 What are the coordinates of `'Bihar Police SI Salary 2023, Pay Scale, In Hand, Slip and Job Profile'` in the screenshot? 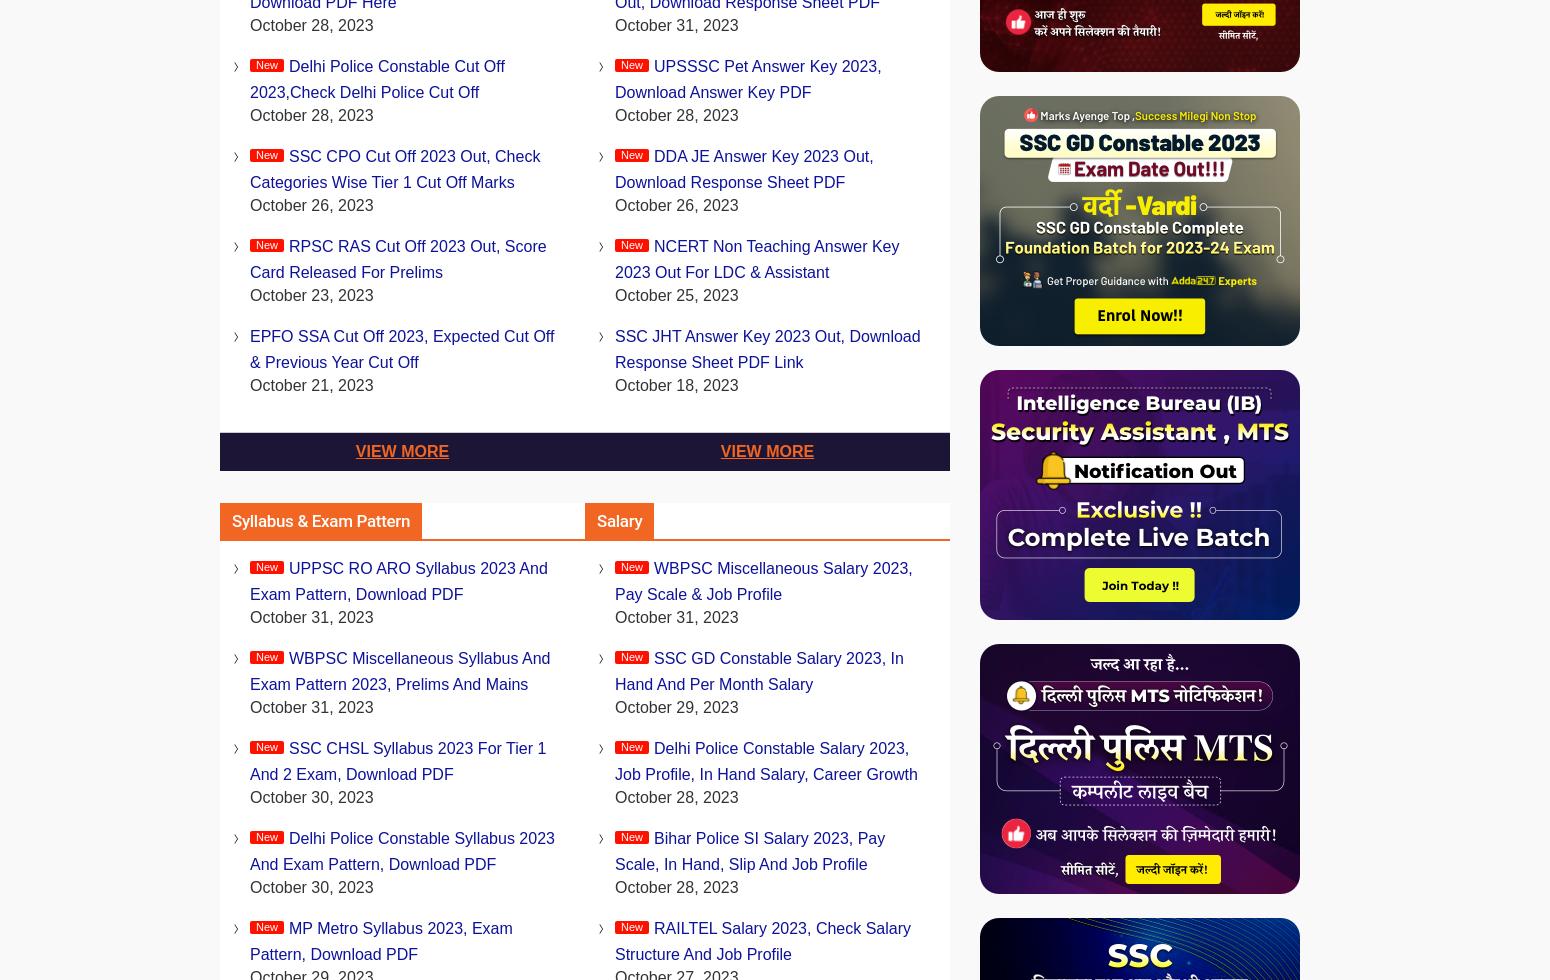 It's located at (750, 851).